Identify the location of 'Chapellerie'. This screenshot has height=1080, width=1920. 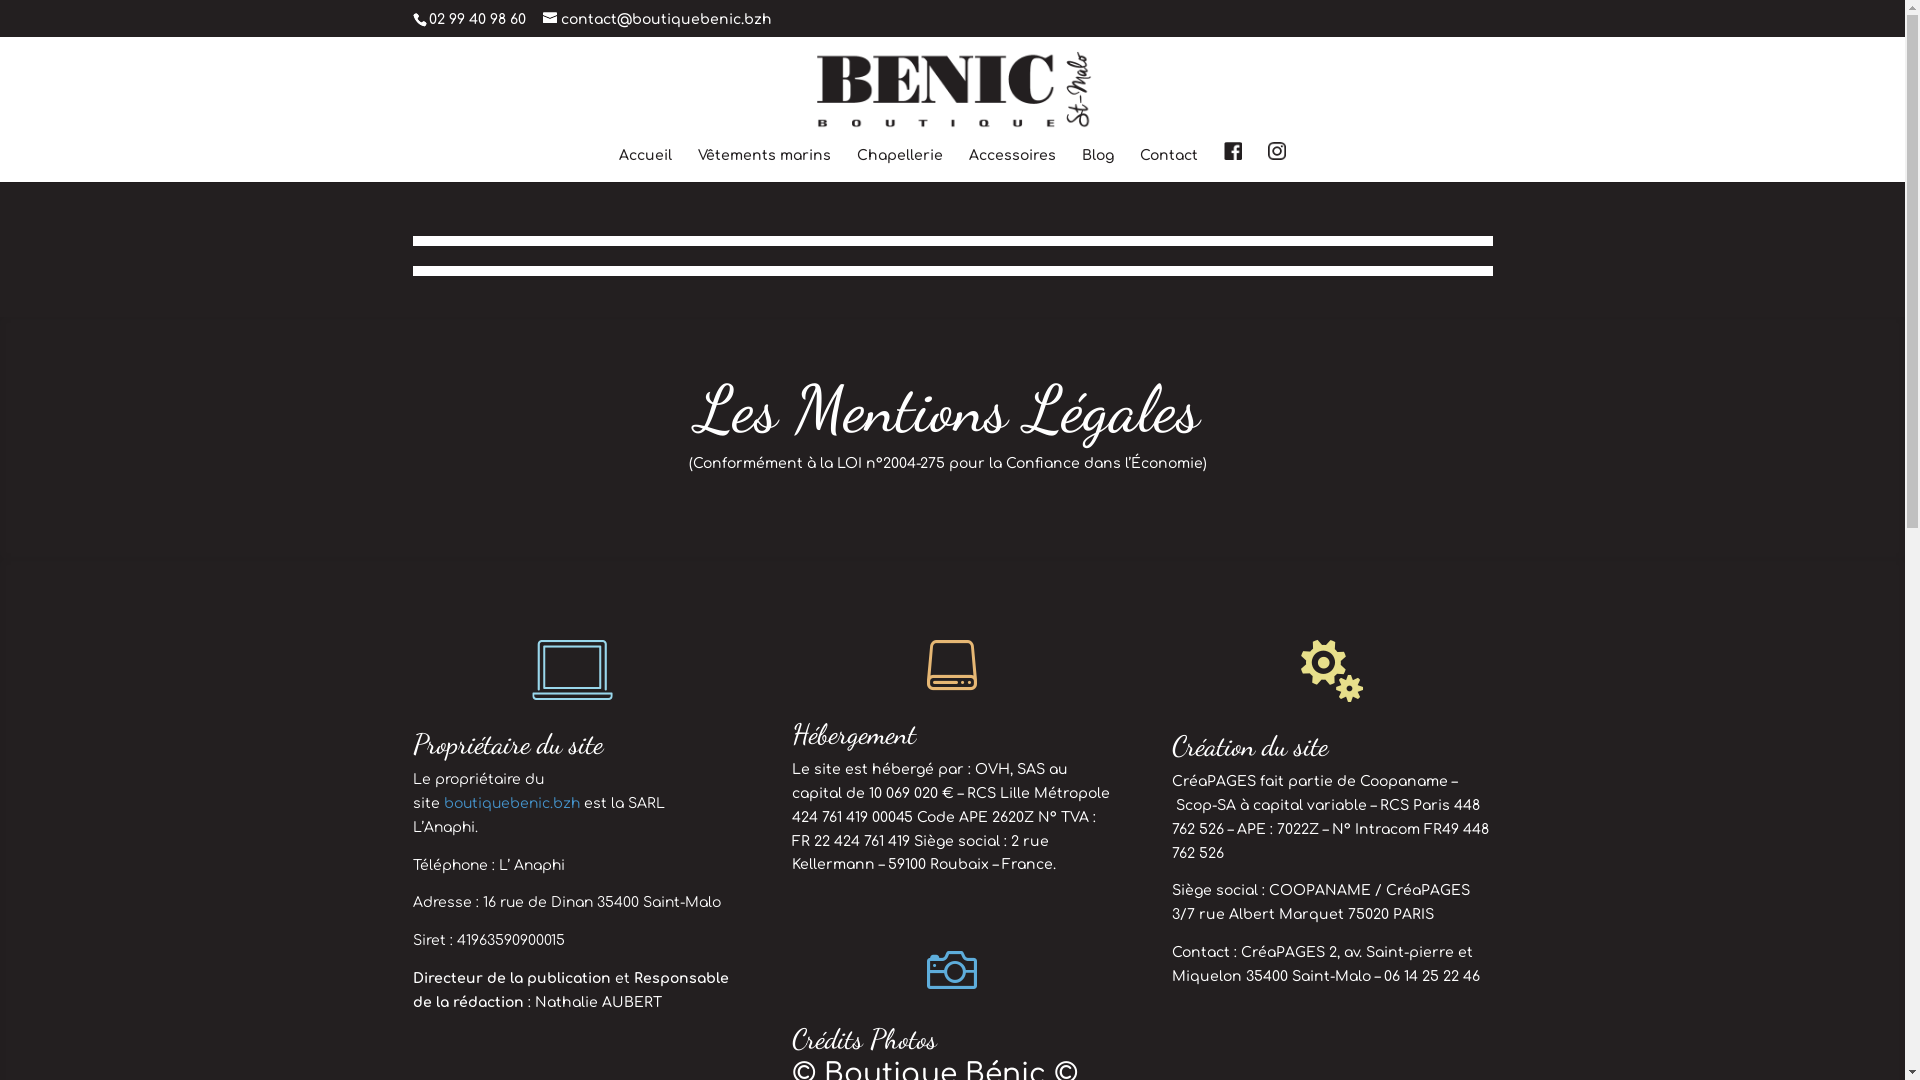
(857, 164).